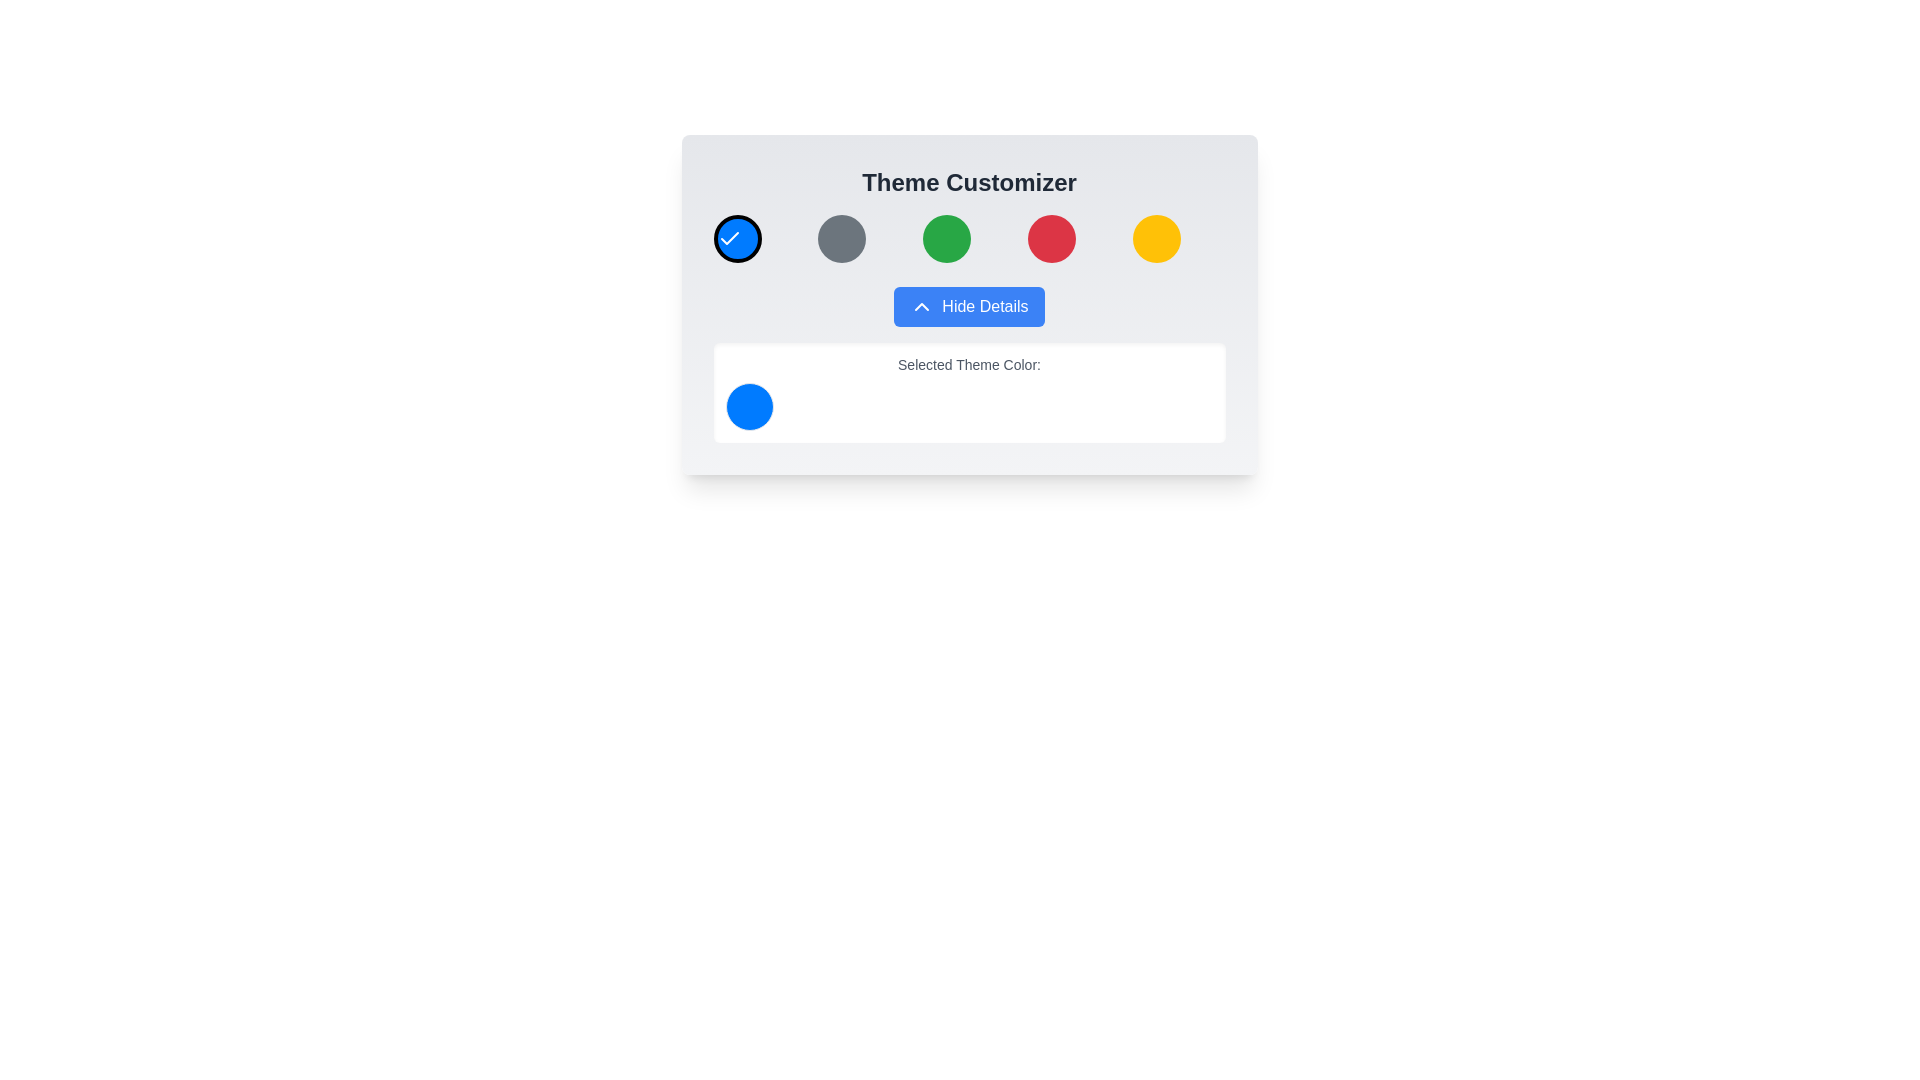 Image resolution: width=1920 pixels, height=1080 pixels. I want to click on the informational box labeled 'Selected Theme Color:' which contains a blue circular graphic indicator, located towards the bottom of the 'Theme Customizer' section, so click(969, 393).